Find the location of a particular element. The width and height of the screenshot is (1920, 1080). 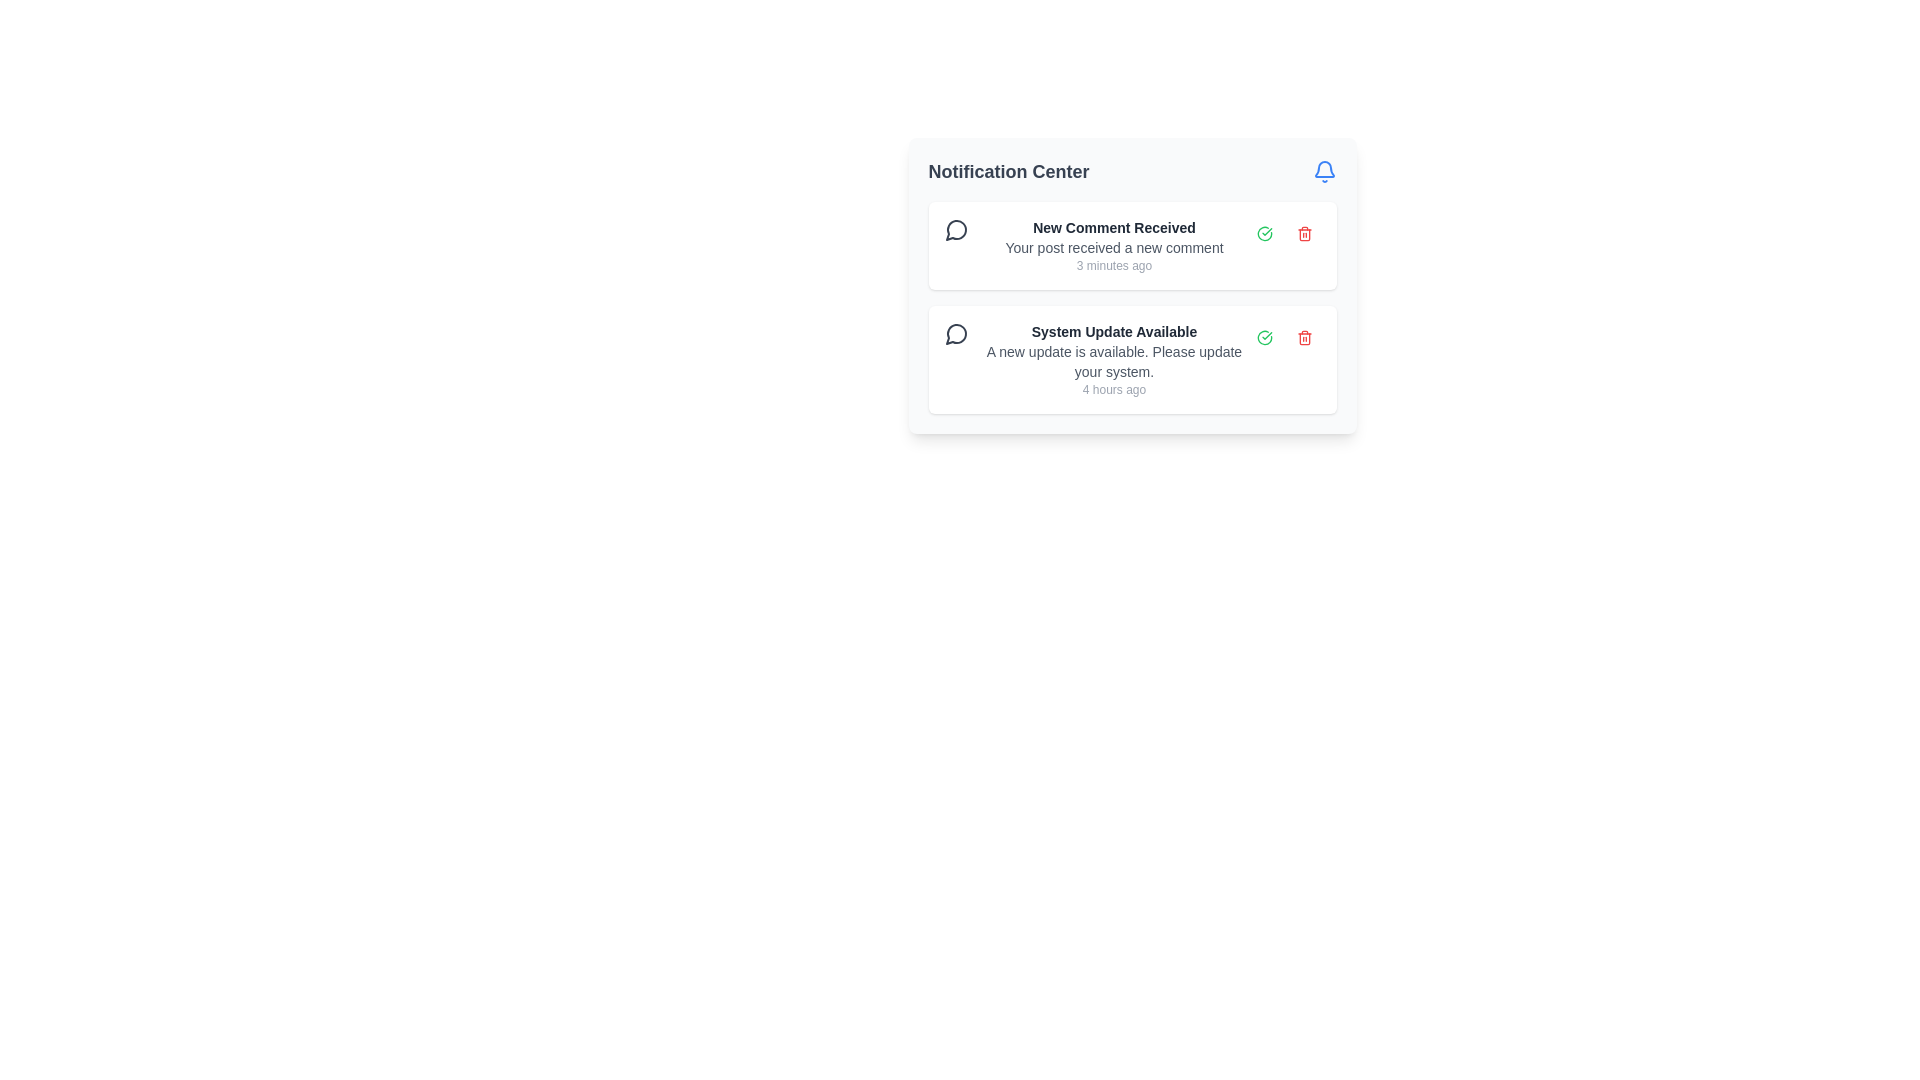

text displaying the elapsed time since the notification 'System Update Available' was generated, located at the bottom center of the notification card is located at coordinates (1113, 389).